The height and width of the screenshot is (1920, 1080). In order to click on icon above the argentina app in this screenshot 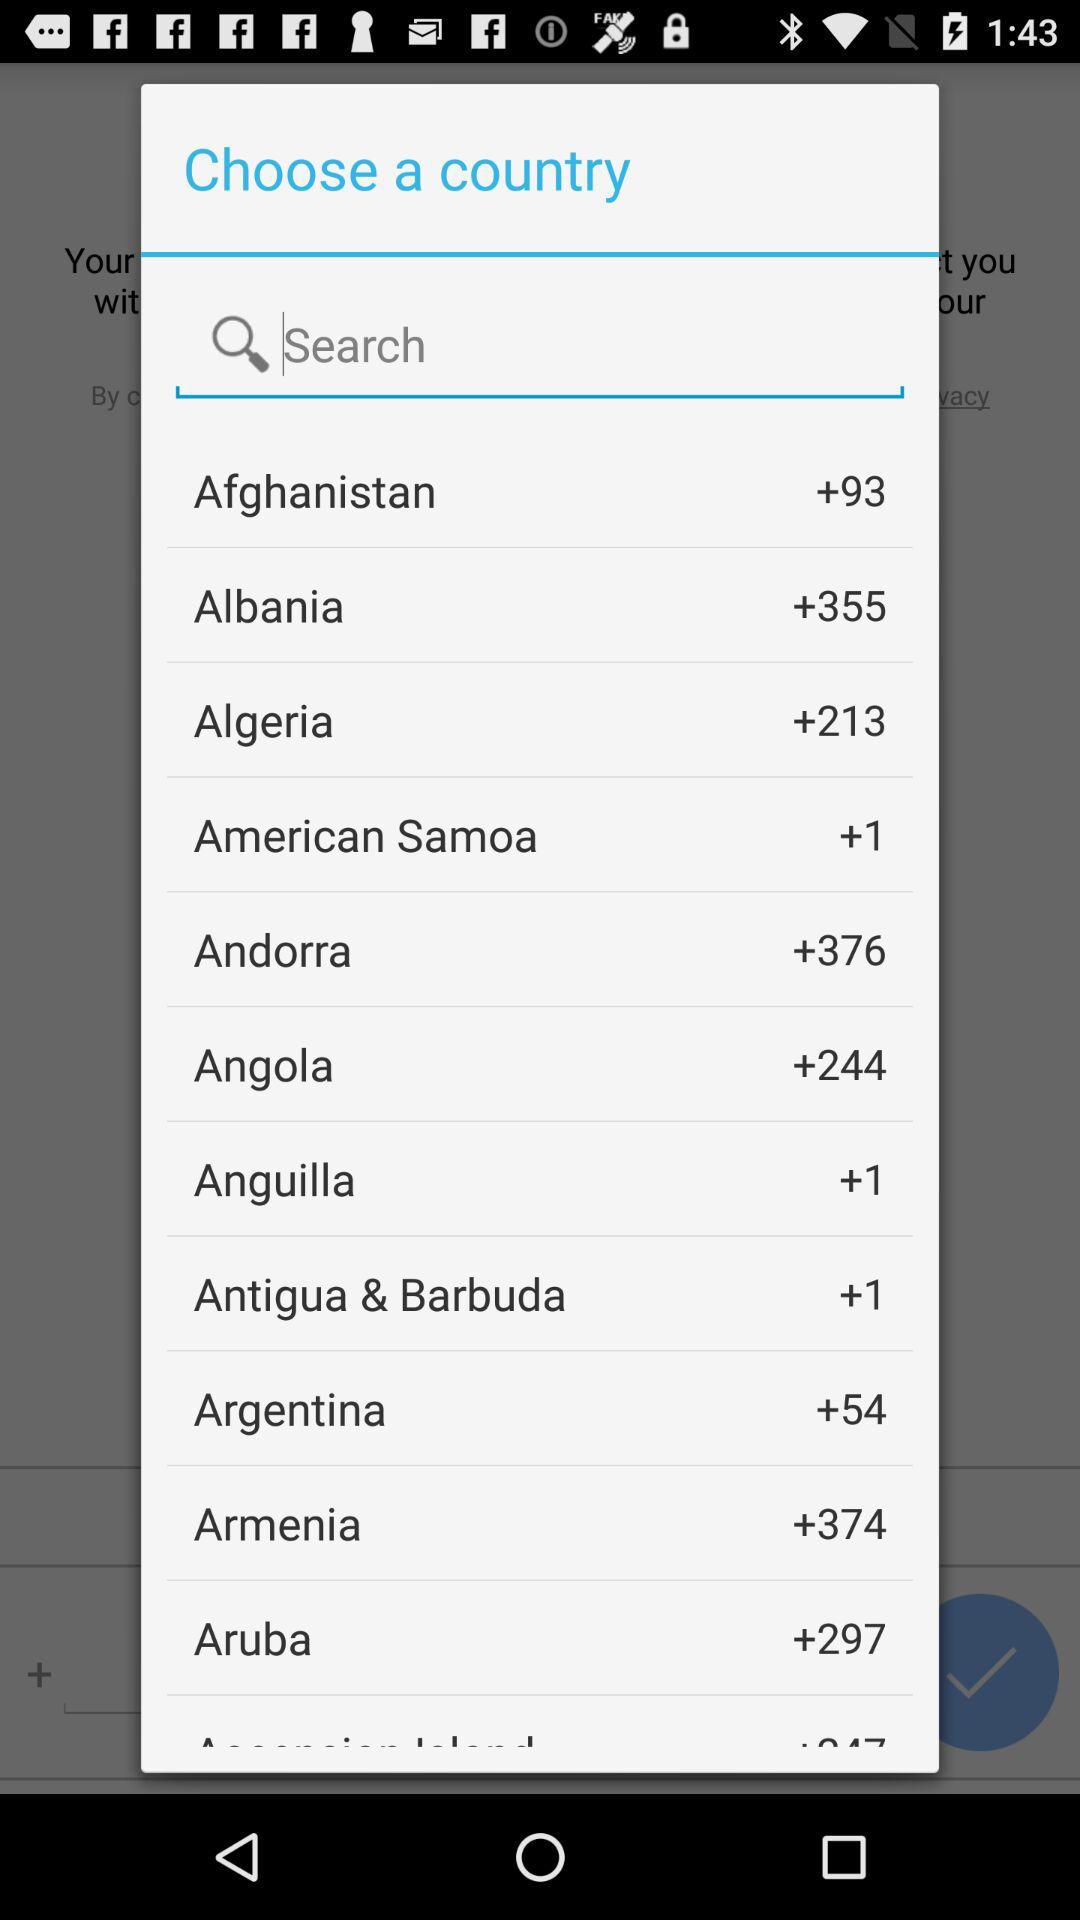, I will do `click(380, 1293)`.